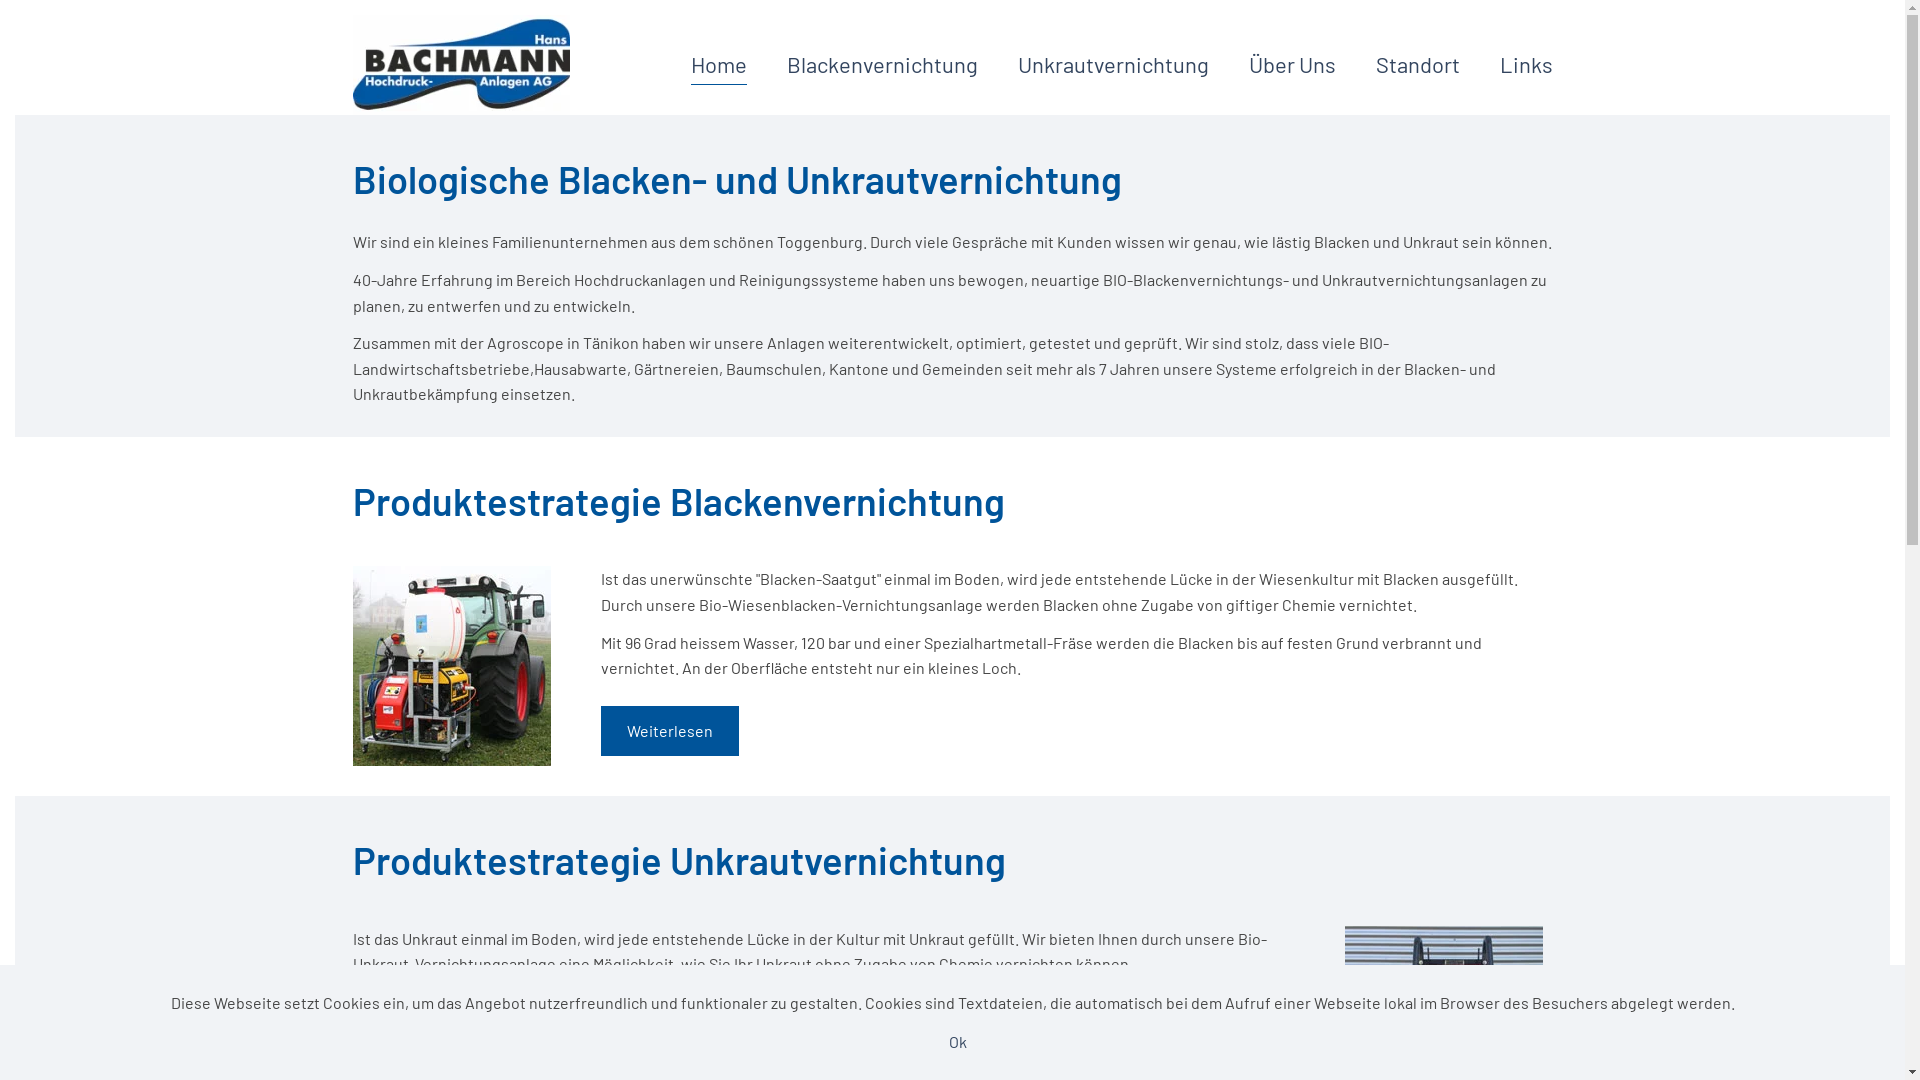 The width and height of the screenshot is (1920, 1080). I want to click on 'Home', so click(718, 64).